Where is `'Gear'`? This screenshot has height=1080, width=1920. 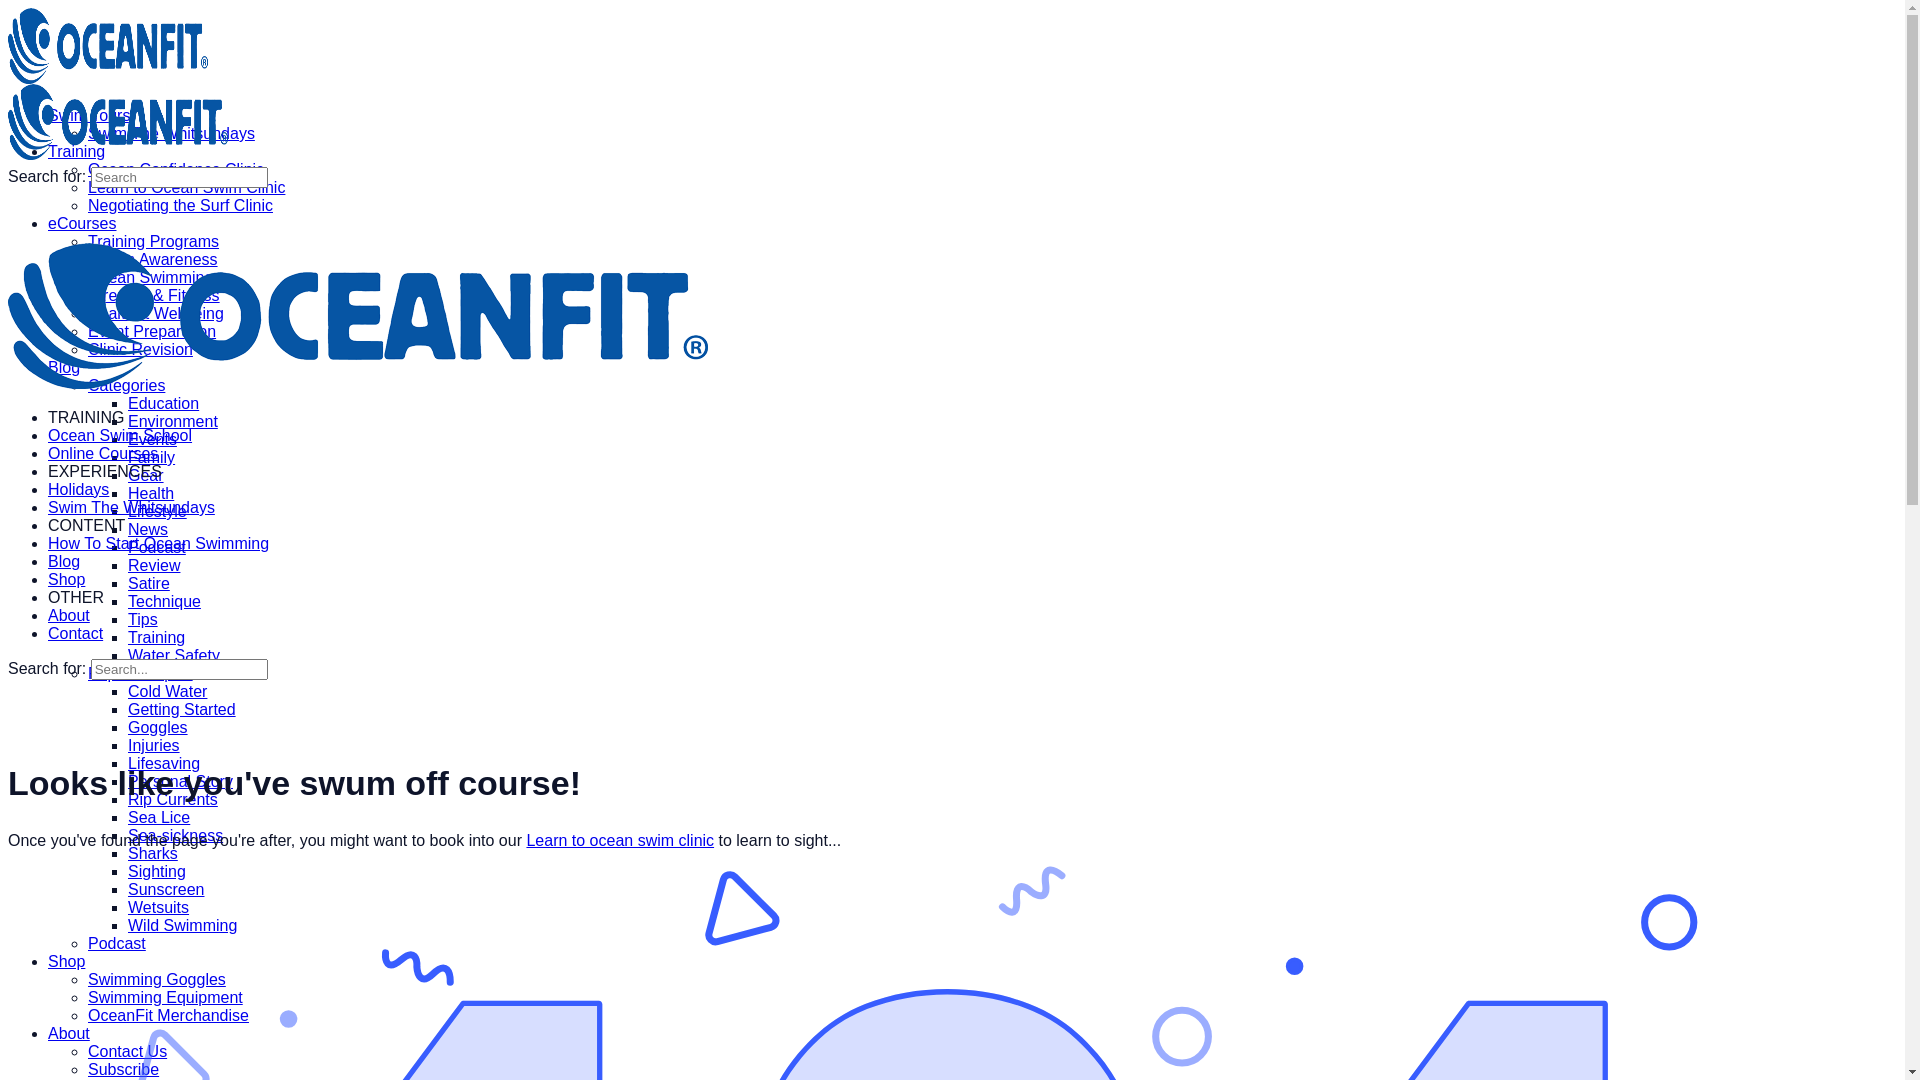
'Gear' is located at coordinates (144, 475).